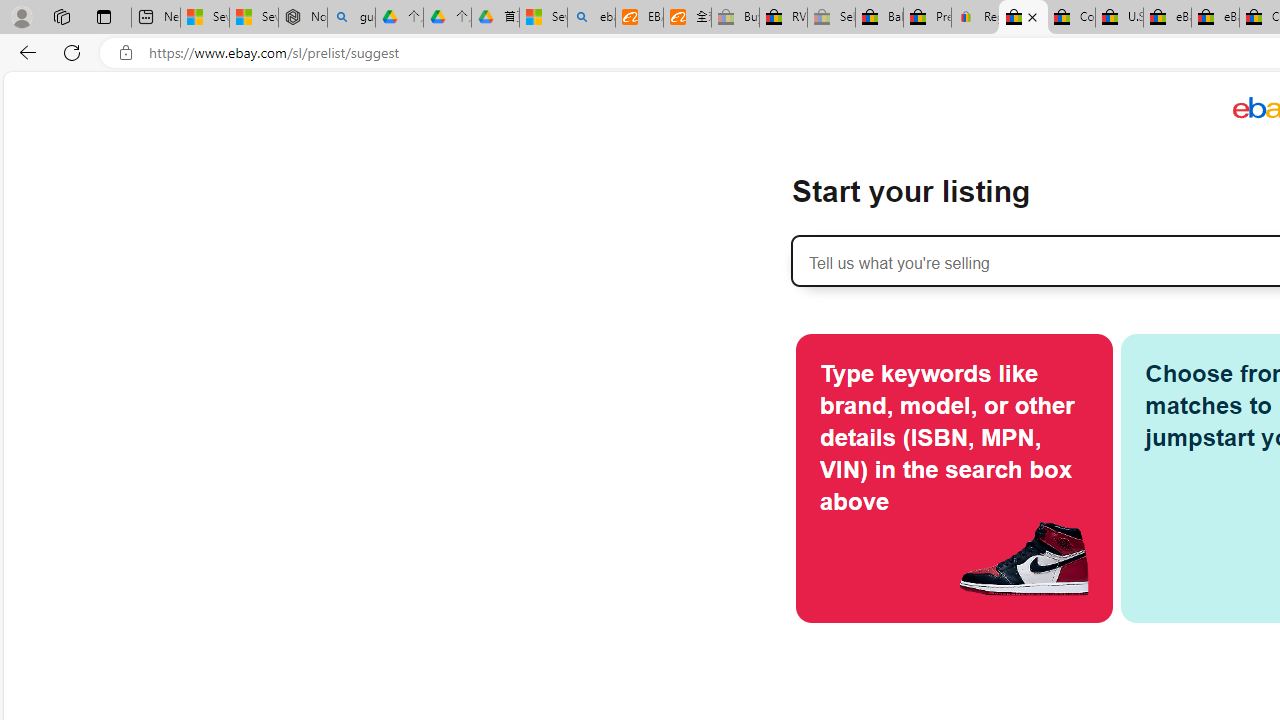  I want to click on 'Consumer Health Data Privacy Policy - eBay Inc.', so click(1070, 17).